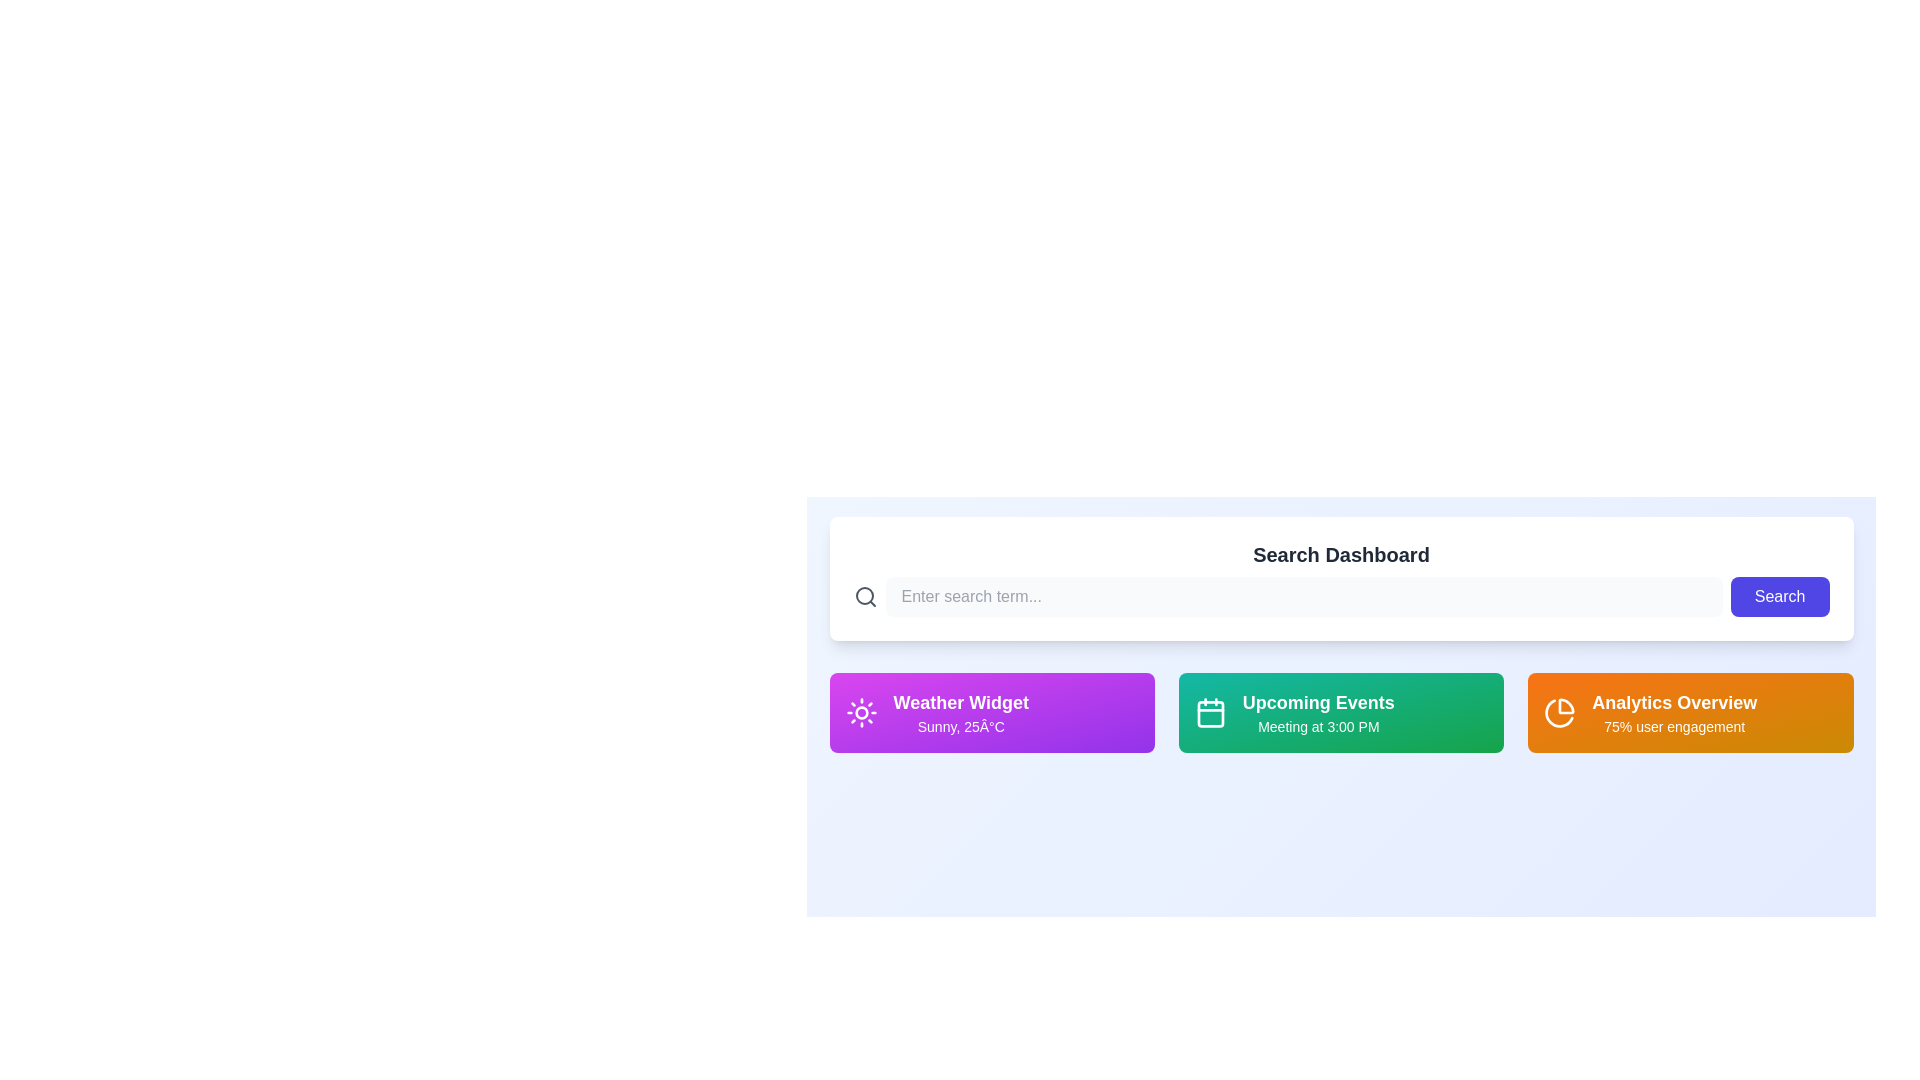 The image size is (1920, 1080). What do you see at coordinates (1780, 596) in the screenshot?
I see `the 'Search' button, which is a rectangular button with rounded corners and a solid indigo background located far right in the row layout` at bounding box center [1780, 596].